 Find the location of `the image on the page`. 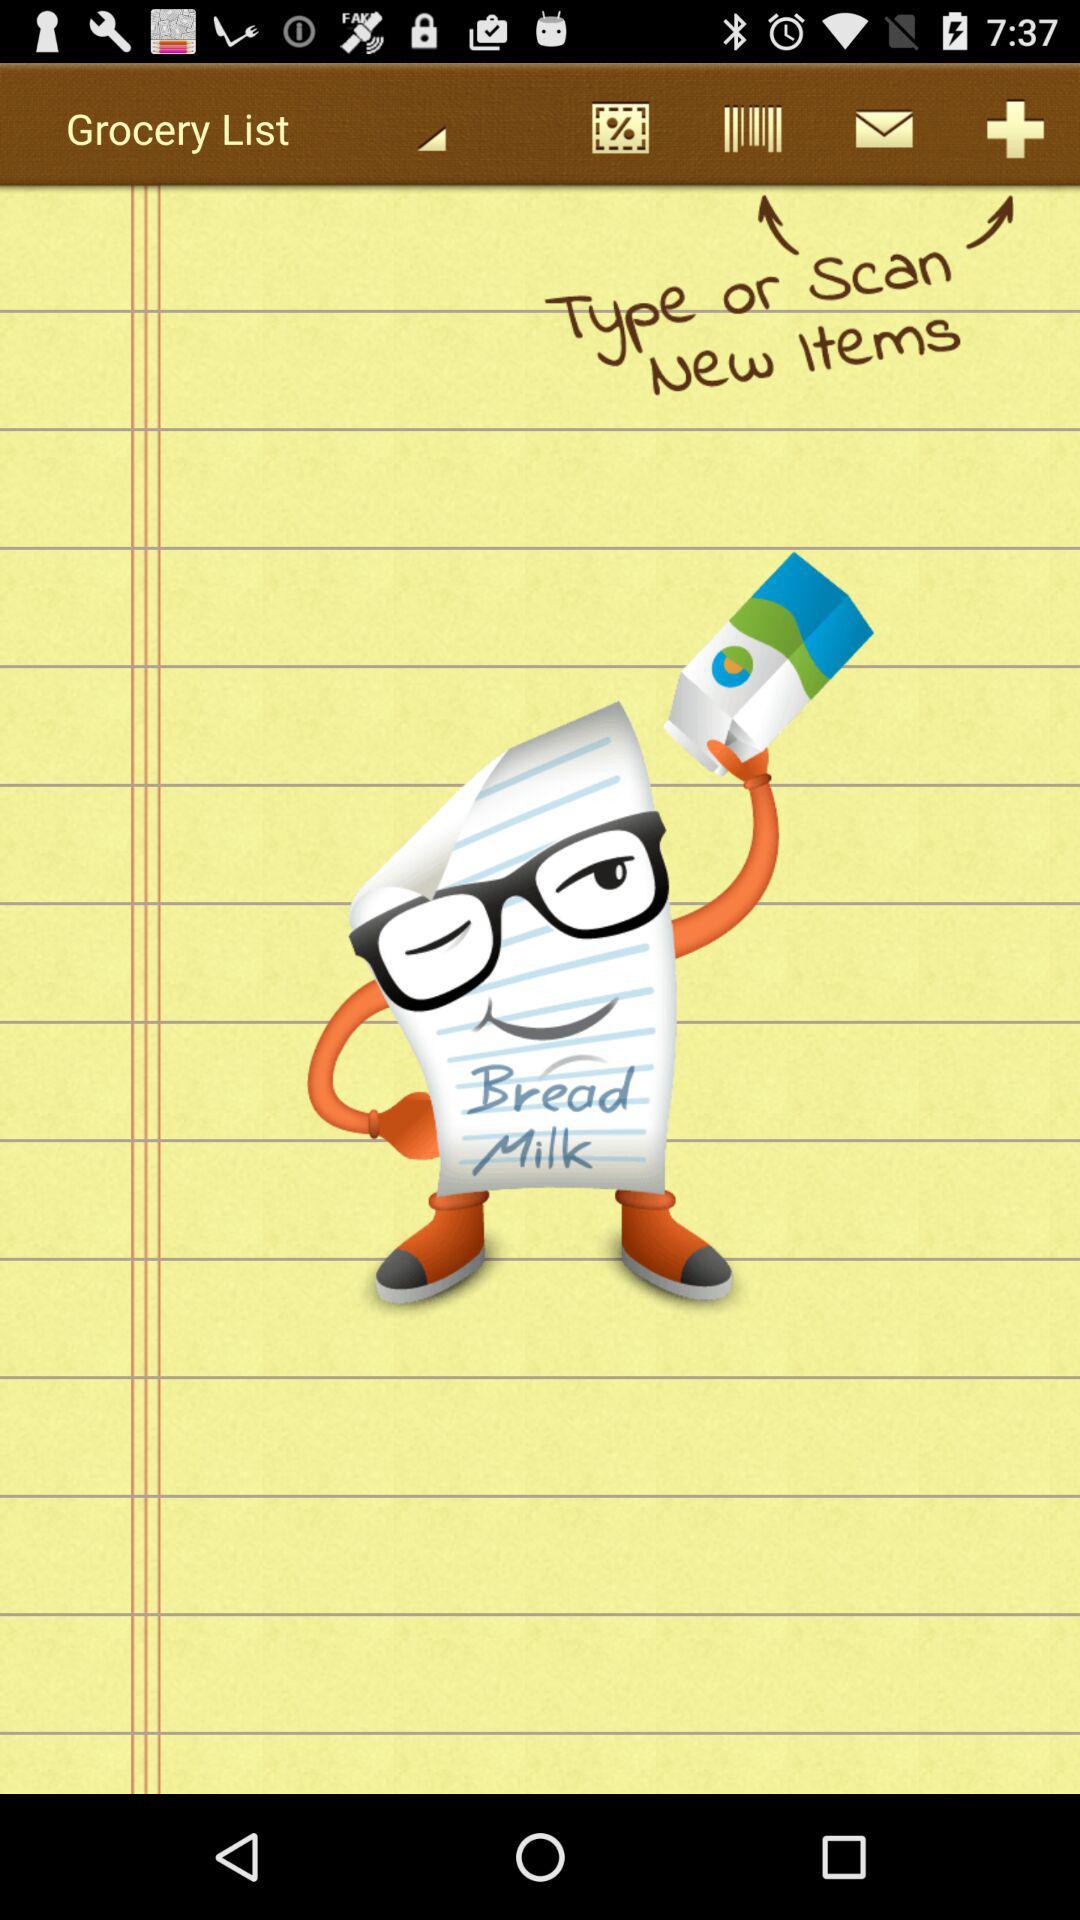

the image on the page is located at coordinates (660, 757).